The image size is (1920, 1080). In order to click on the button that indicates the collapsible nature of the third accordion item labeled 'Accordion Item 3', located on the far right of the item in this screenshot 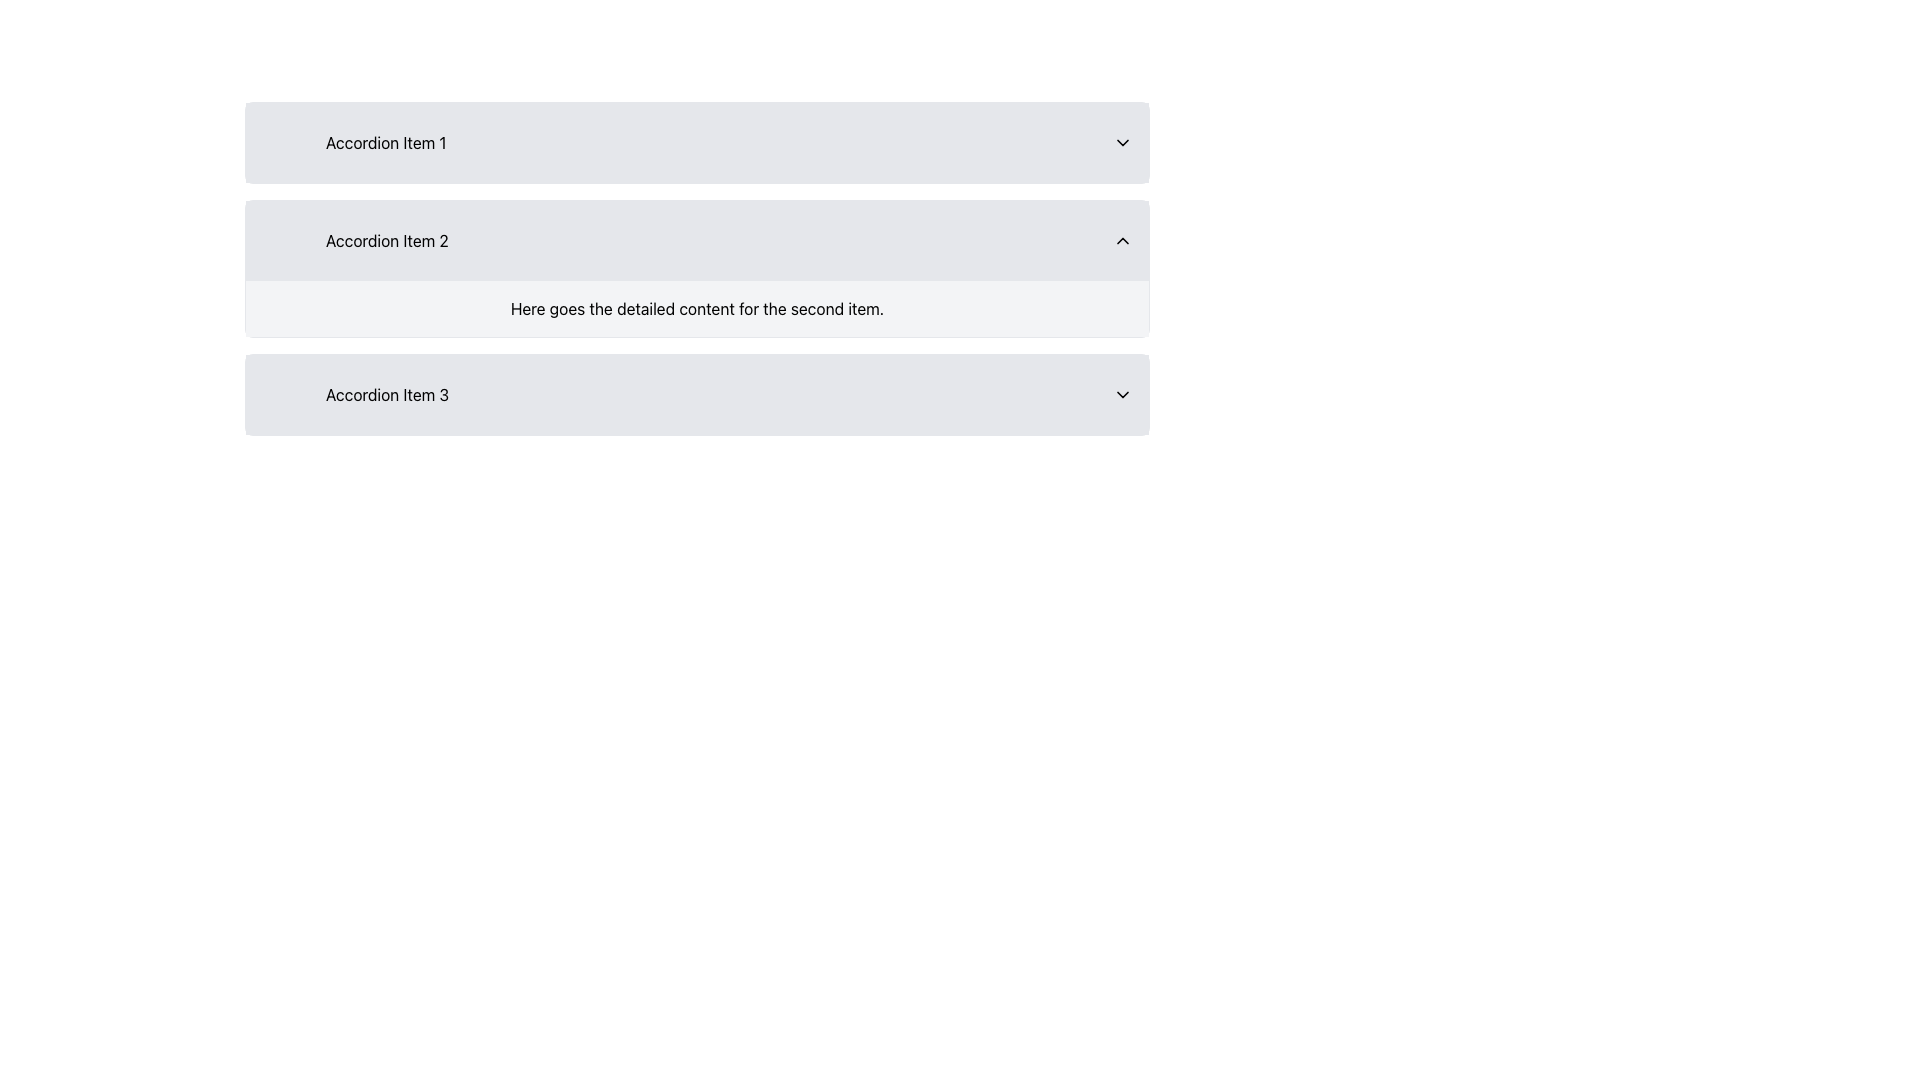, I will do `click(1123, 394)`.